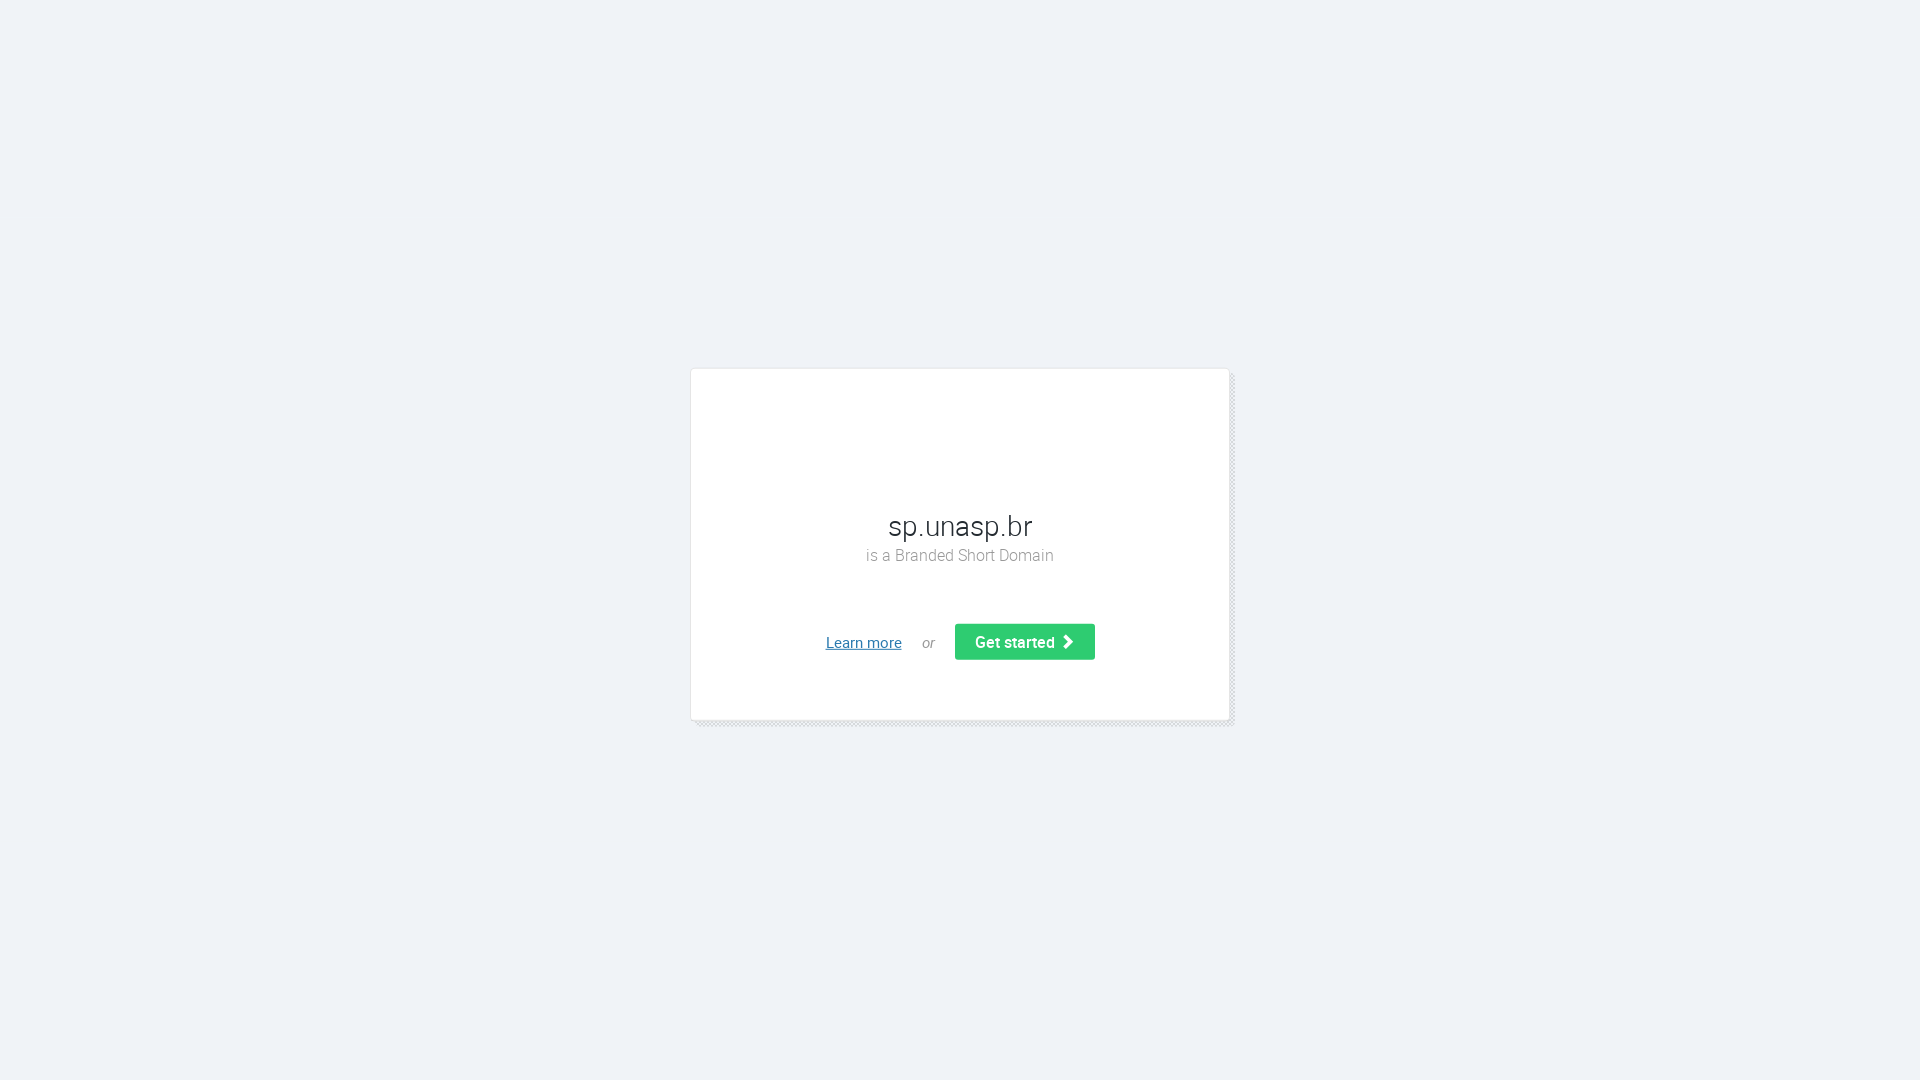 The width and height of the screenshot is (1920, 1080). What do you see at coordinates (1023, 641) in the screenshot?
I see `'Get started'` at bounding box center [1023, 641].